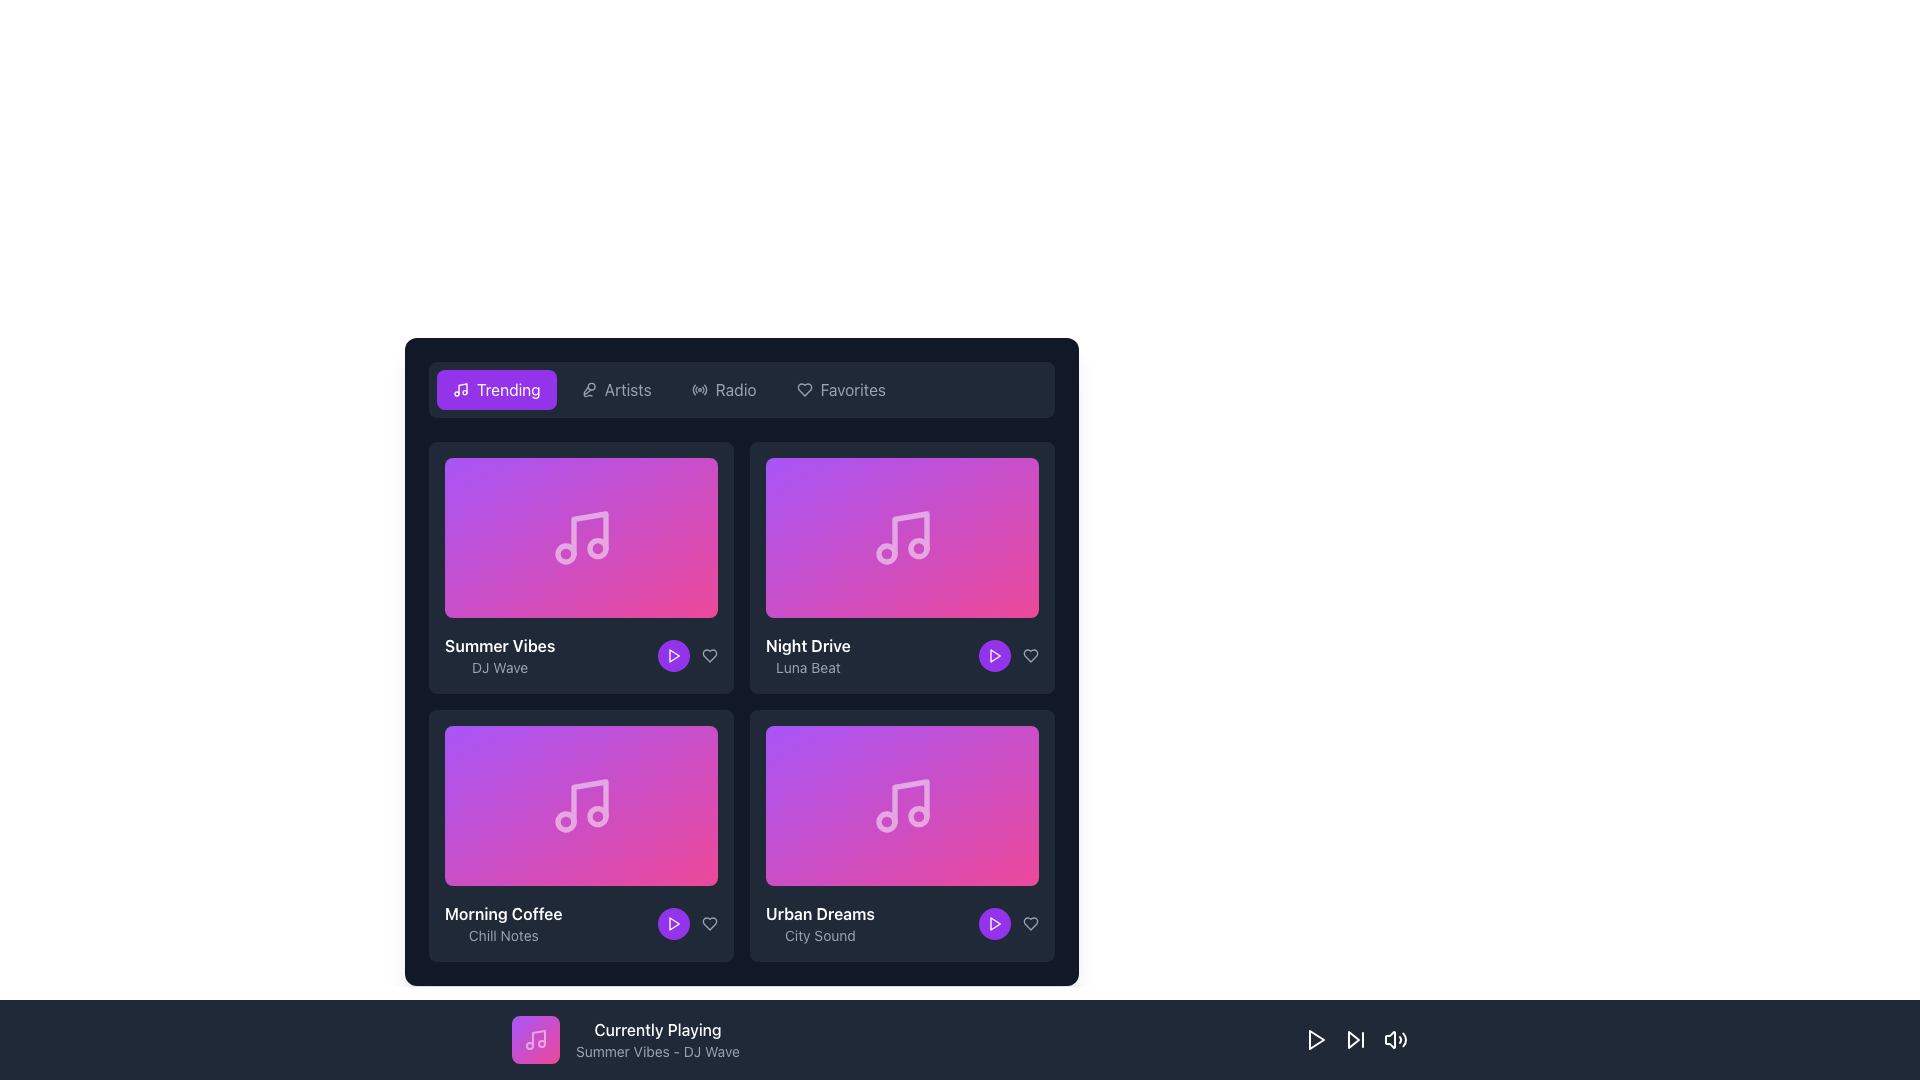 Image resolution: width=1920 pixels, height=1080 pixels. Describe the element at coordinates (459, 389) in the screenshot. I see `the SVG icon located to the left of the 'Trending' button in the navigation bar at the top left corner of the user interface` at that location.